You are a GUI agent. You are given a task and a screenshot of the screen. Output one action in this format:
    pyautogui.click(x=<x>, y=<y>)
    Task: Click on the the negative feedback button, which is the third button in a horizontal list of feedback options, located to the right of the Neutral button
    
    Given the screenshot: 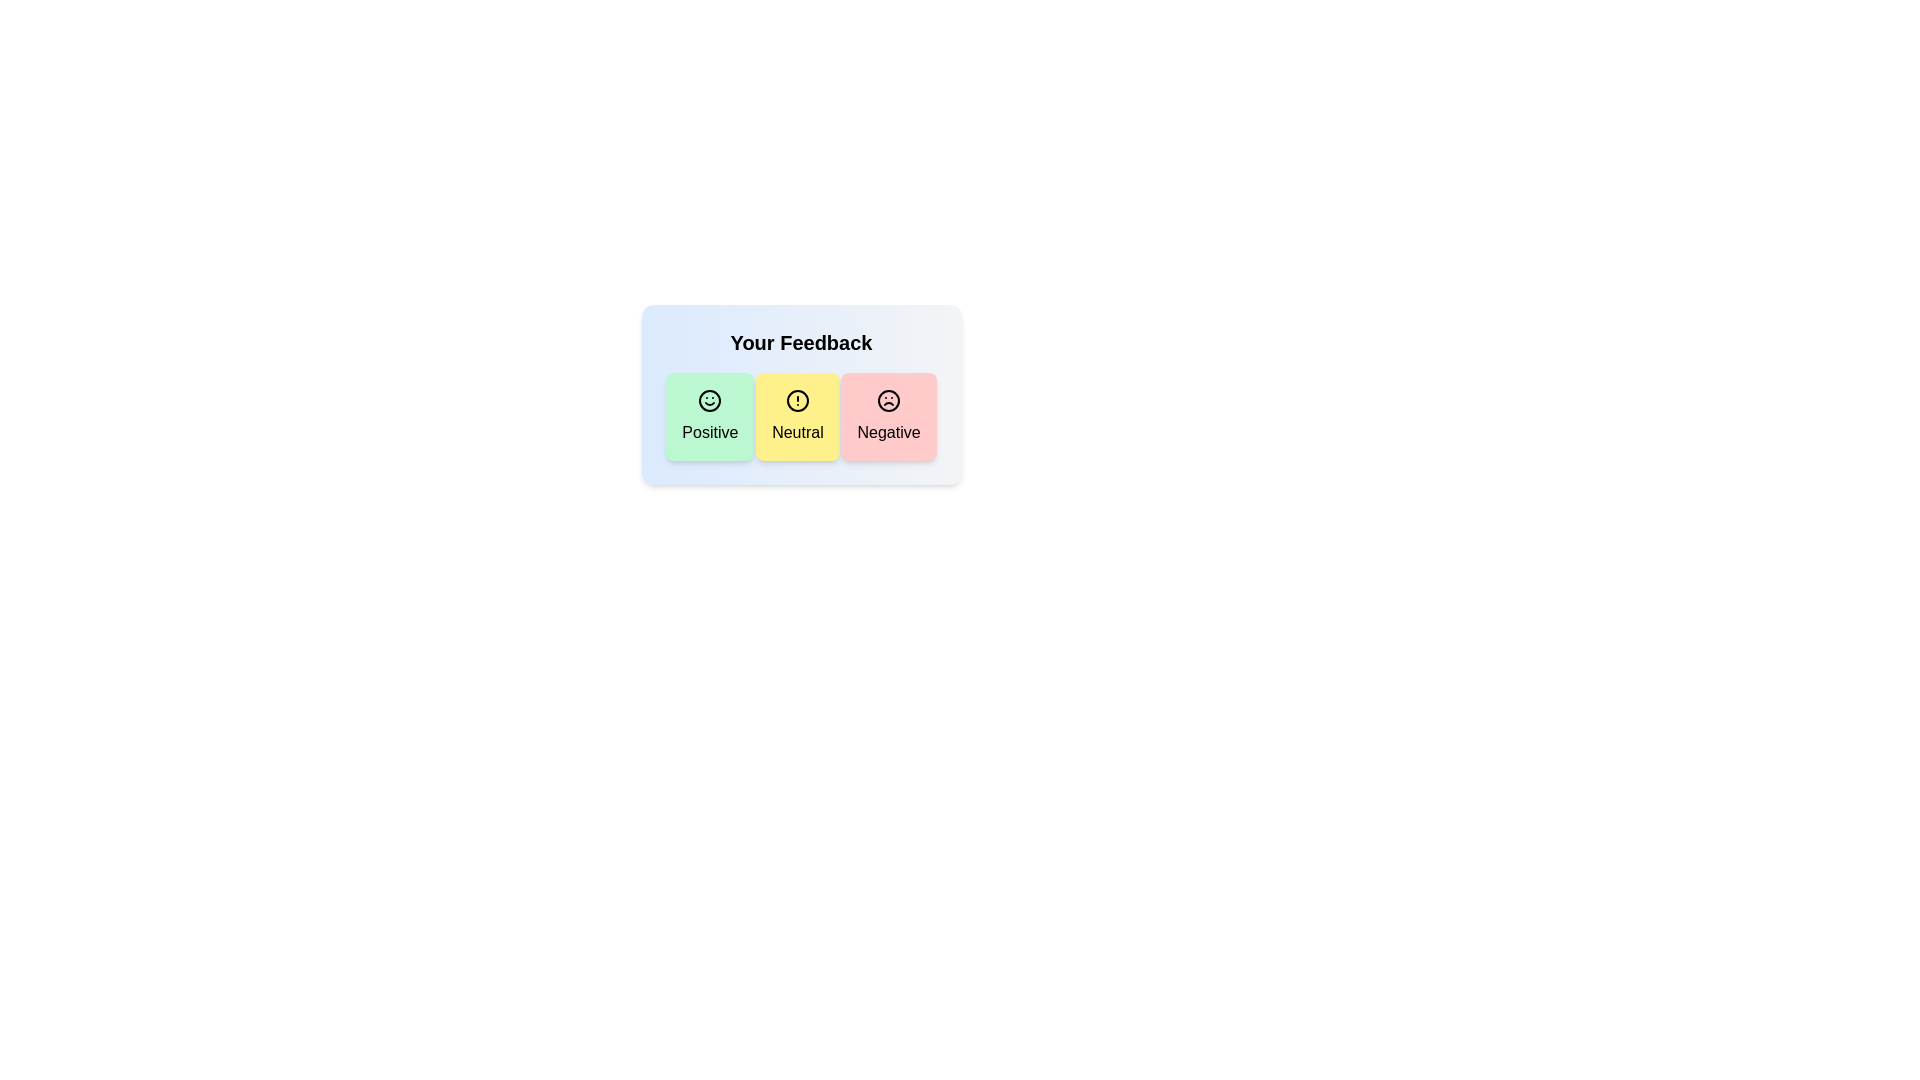 What is the action you would take?
    pyautogui.click(x=887, y=415)
    